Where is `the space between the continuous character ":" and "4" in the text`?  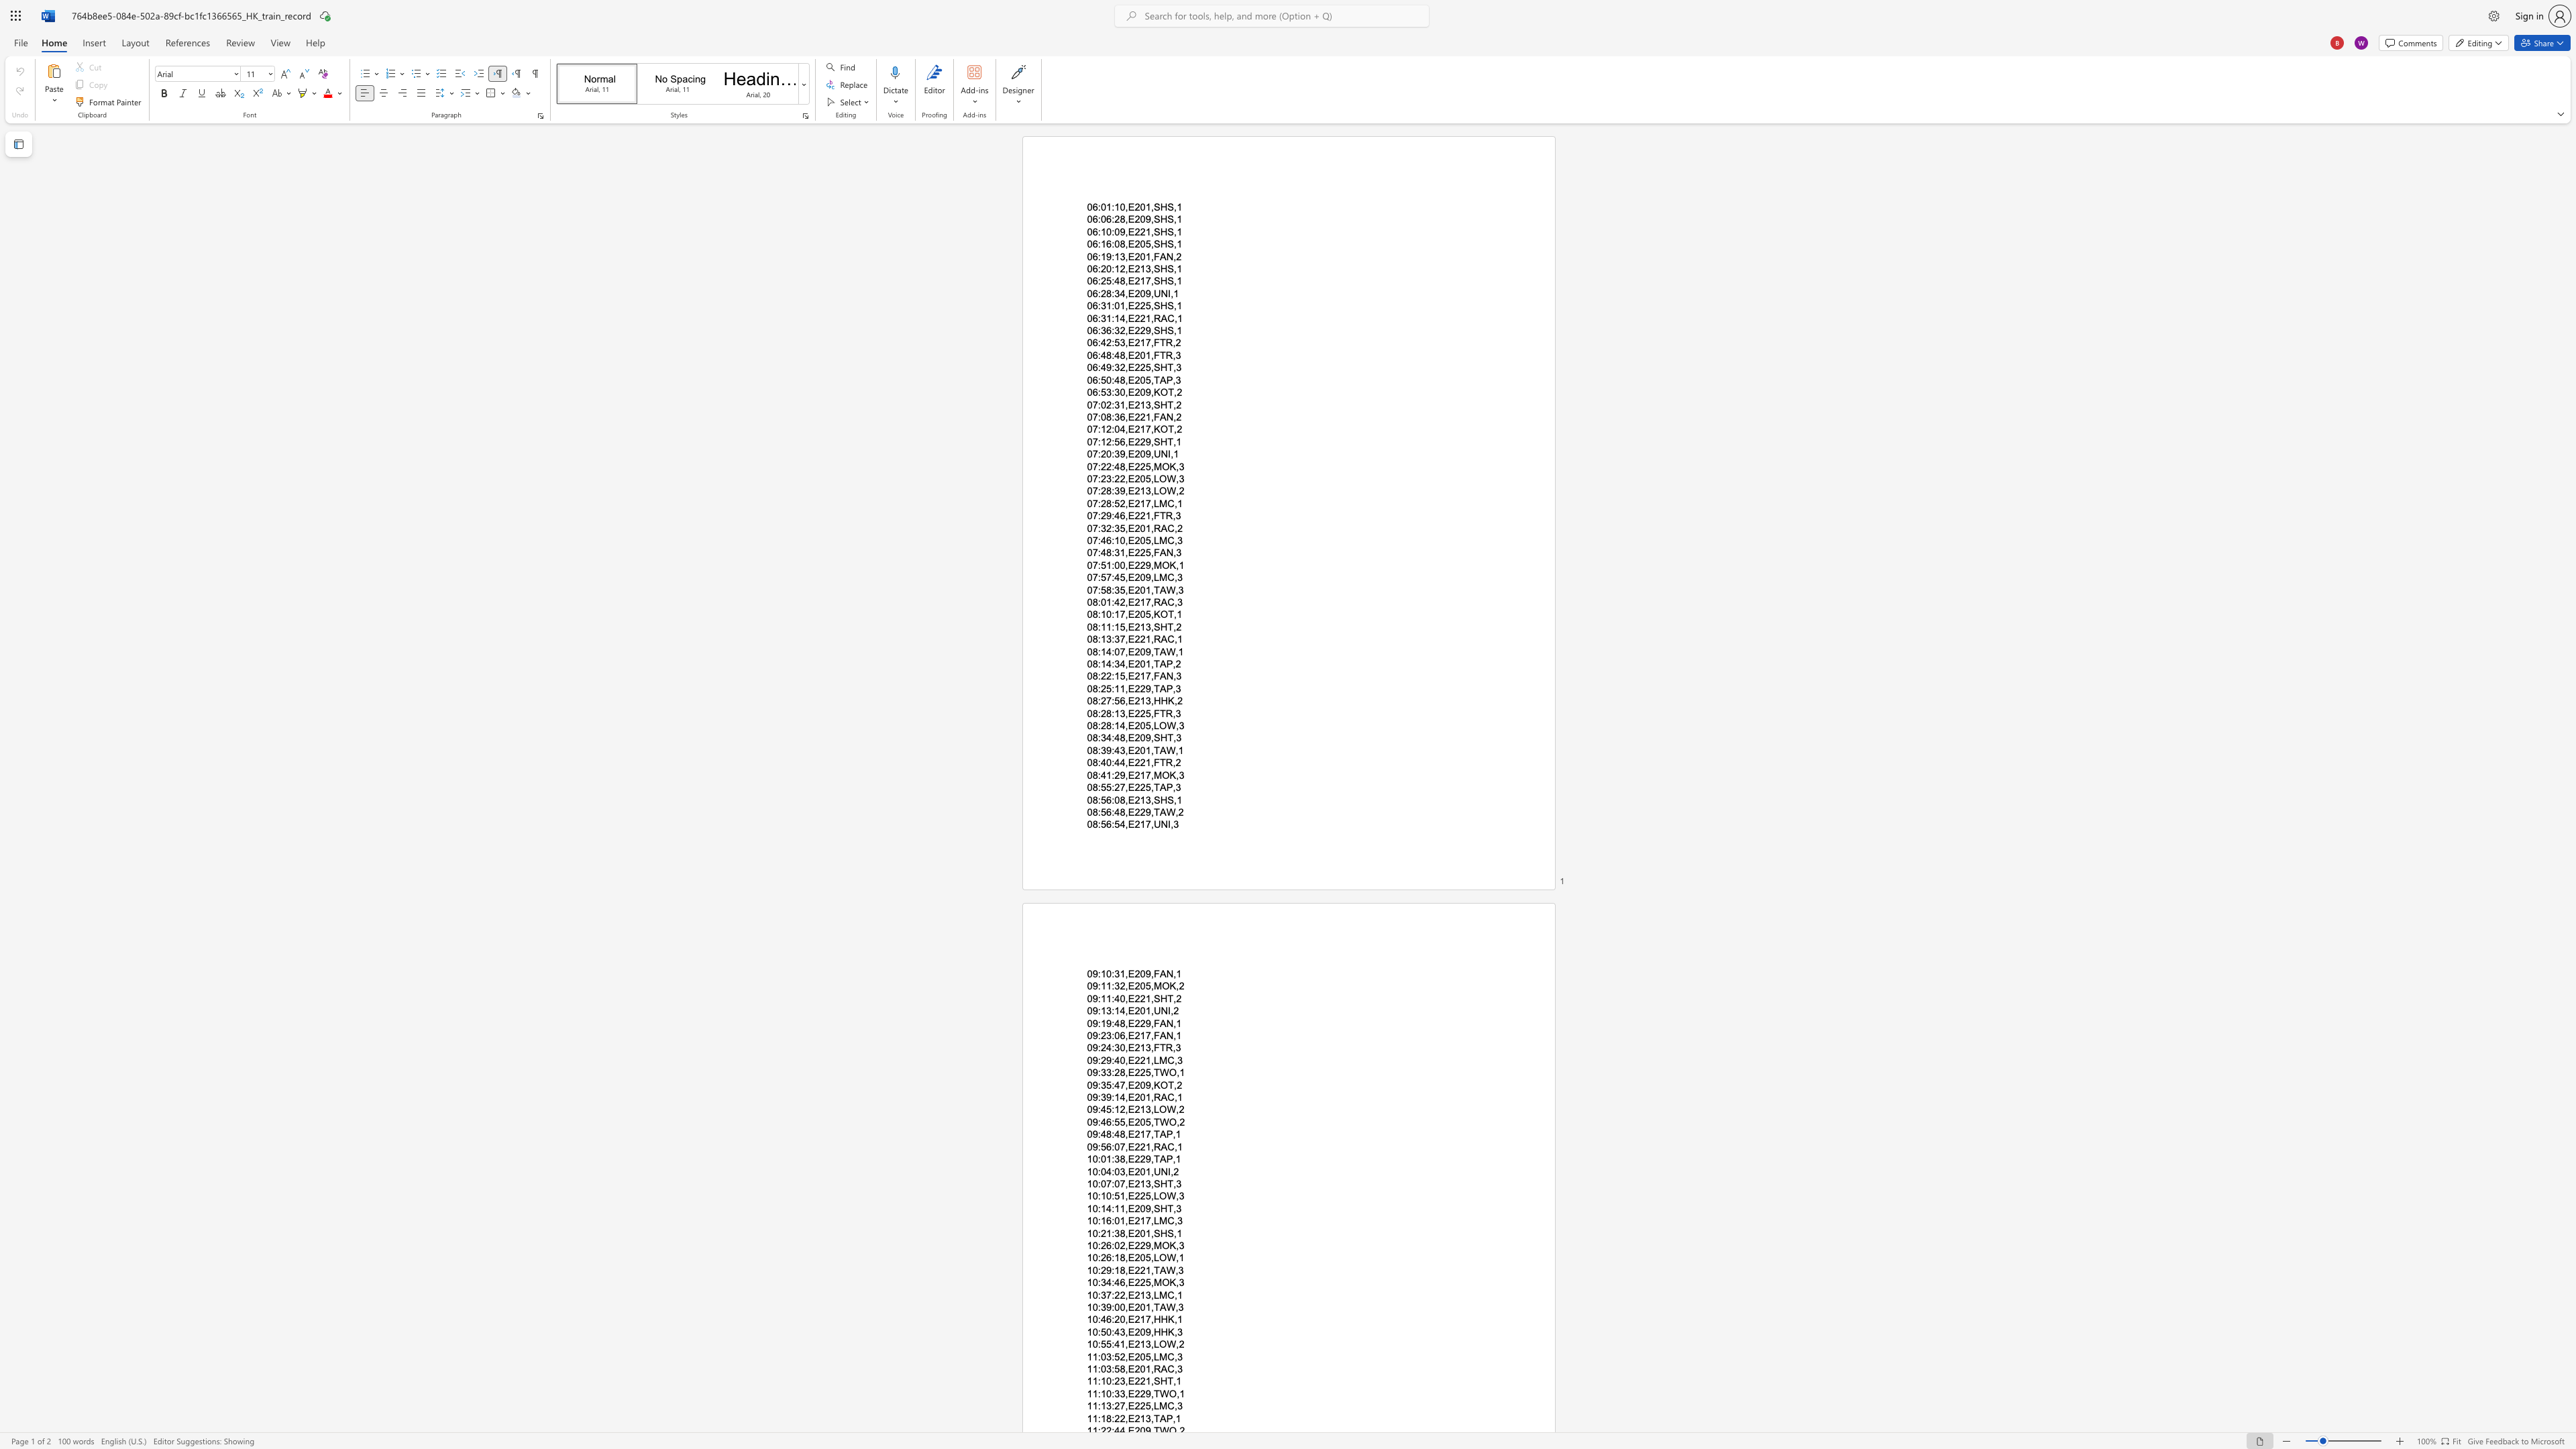
the space between the continuous character ":" and "4" in the text is located at coordinates (1115, 749).